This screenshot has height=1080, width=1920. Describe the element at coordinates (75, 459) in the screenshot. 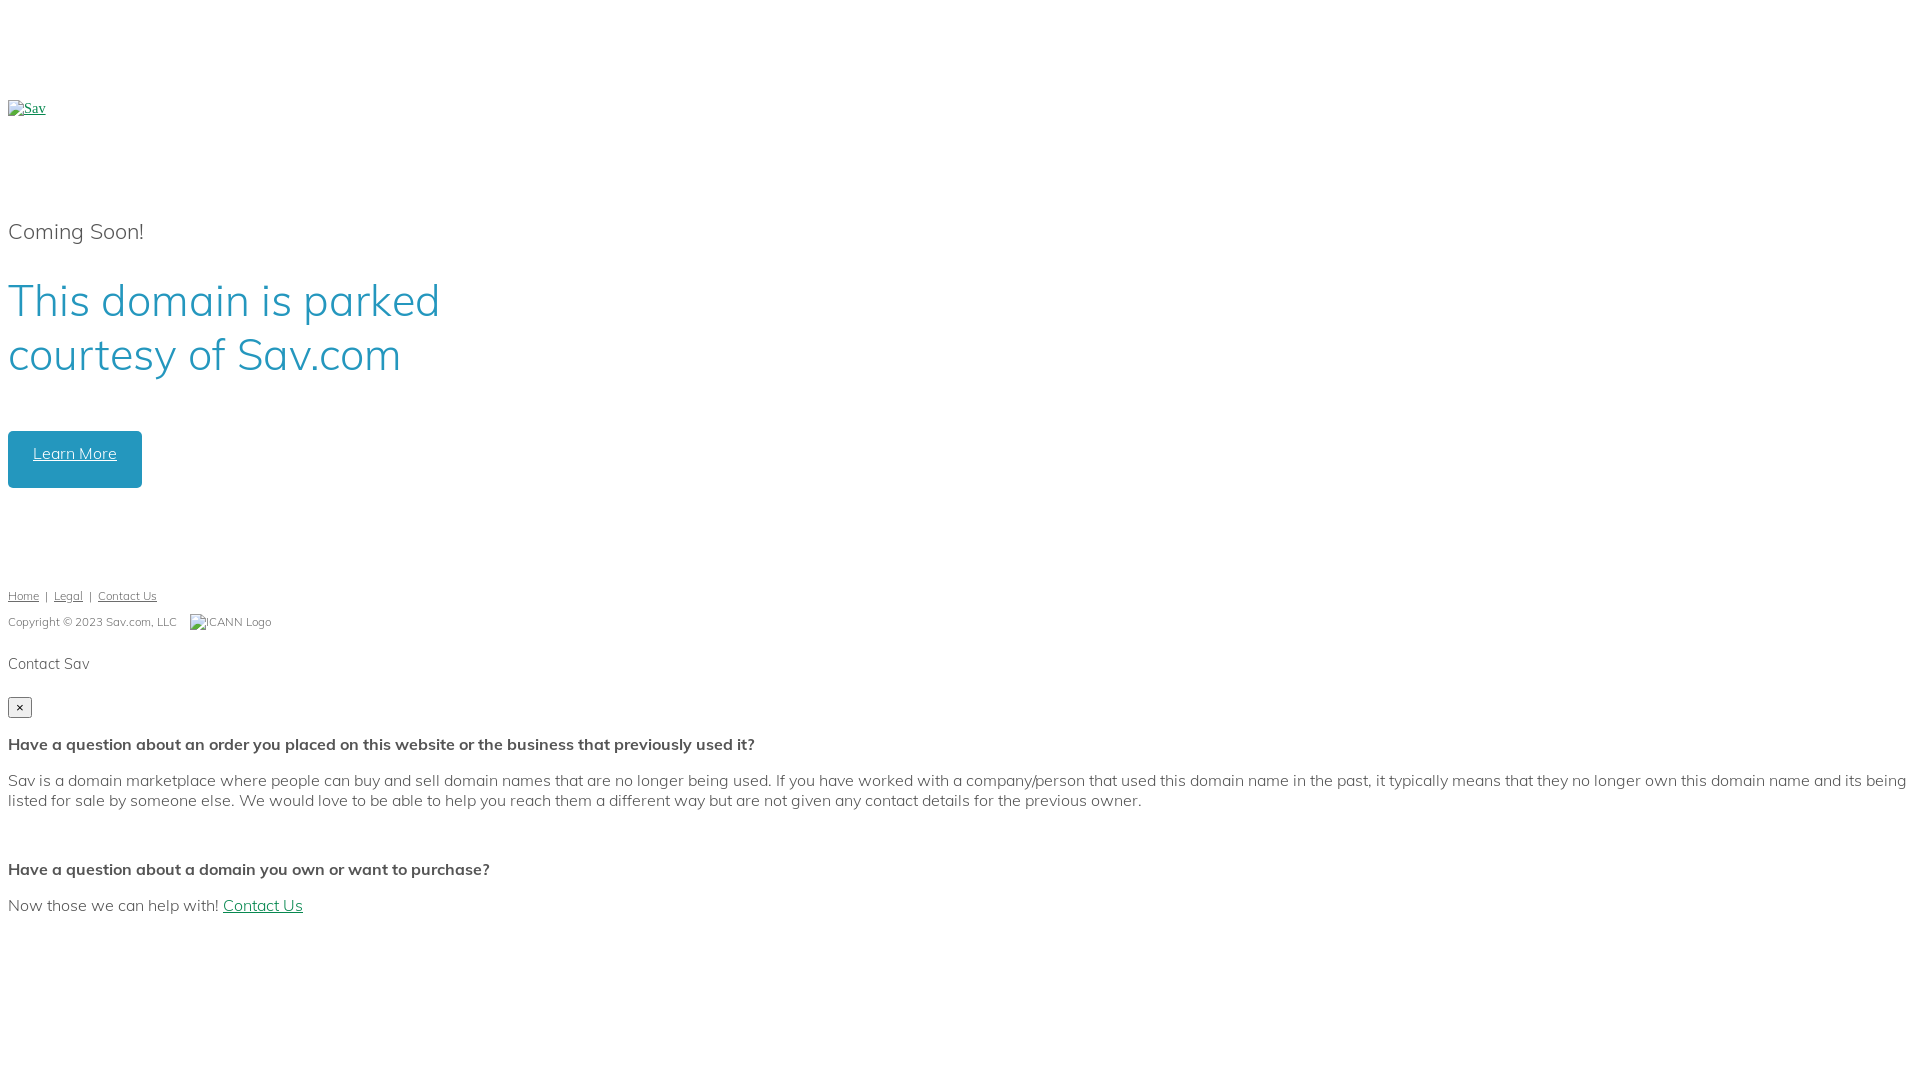

I see `'Learn More'` at that location.